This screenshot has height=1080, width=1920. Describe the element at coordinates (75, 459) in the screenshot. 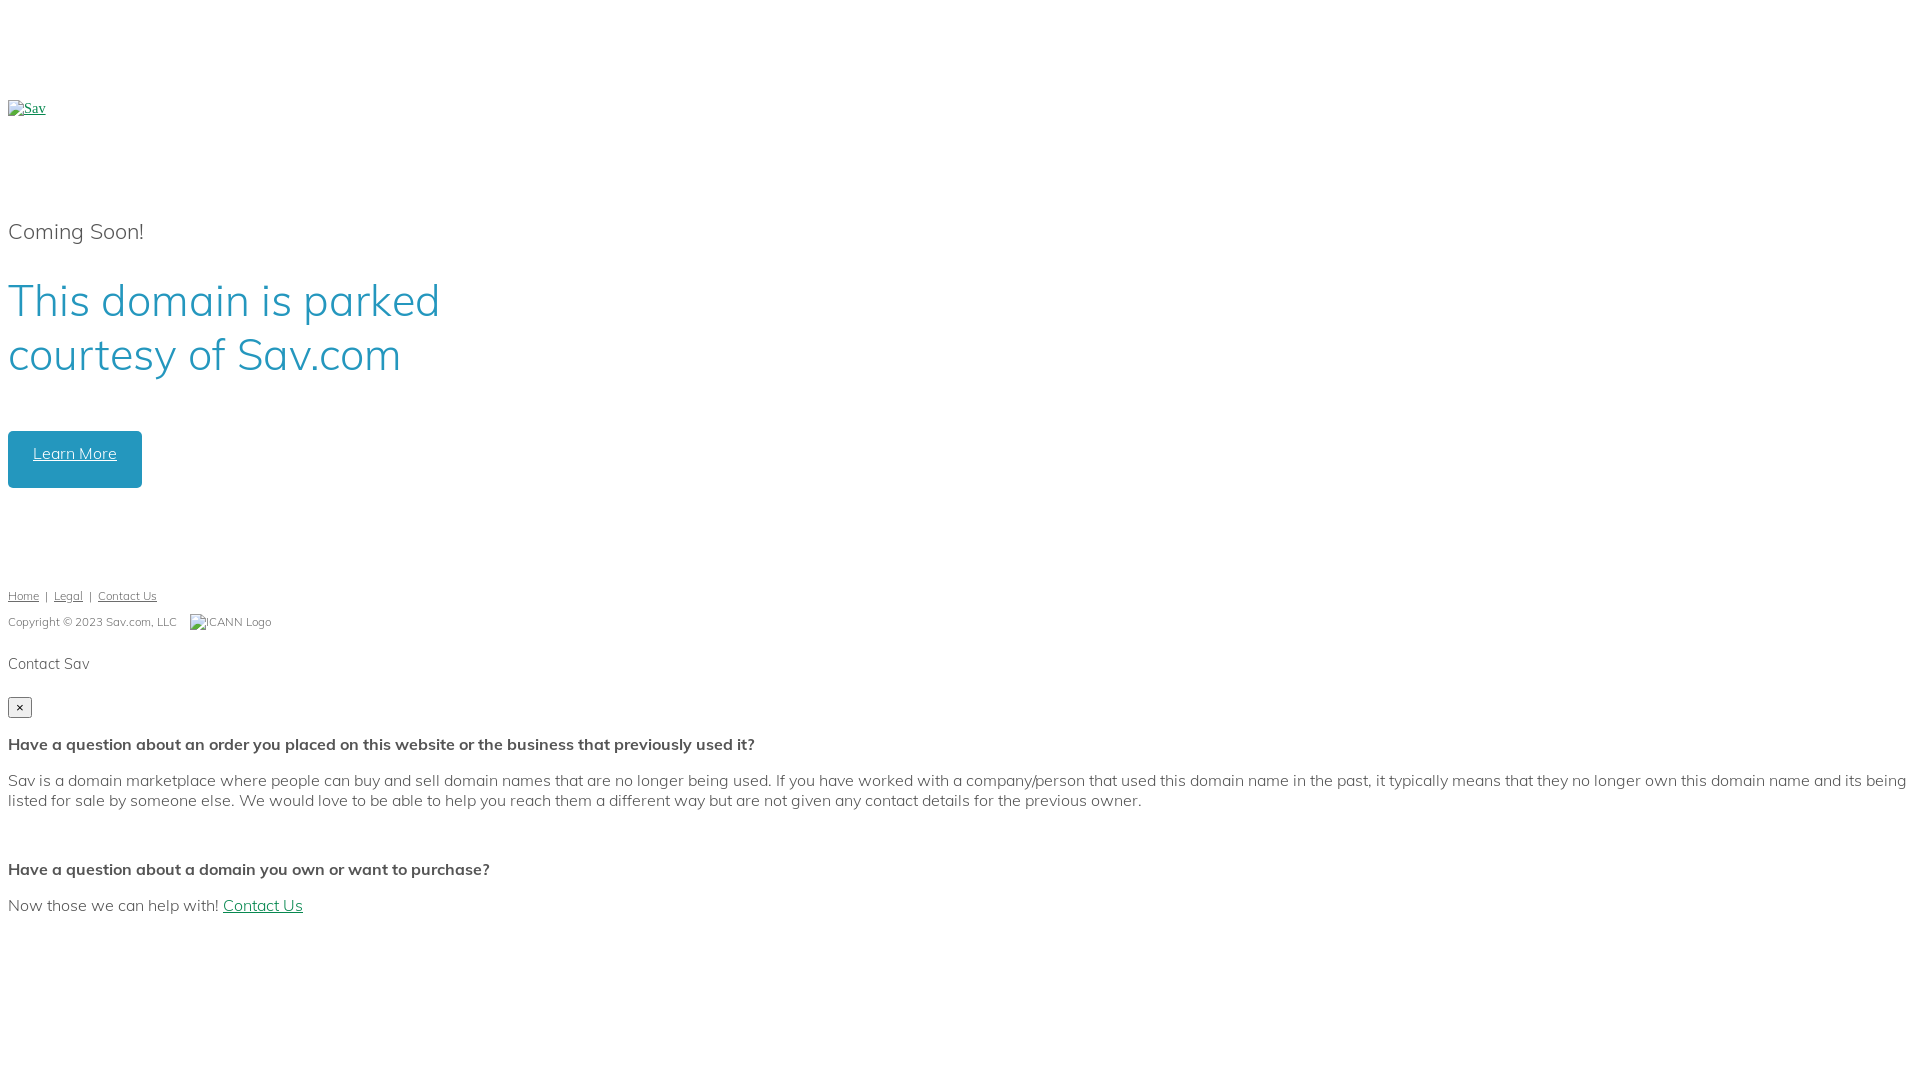

I see `'Learn More'` at that location.